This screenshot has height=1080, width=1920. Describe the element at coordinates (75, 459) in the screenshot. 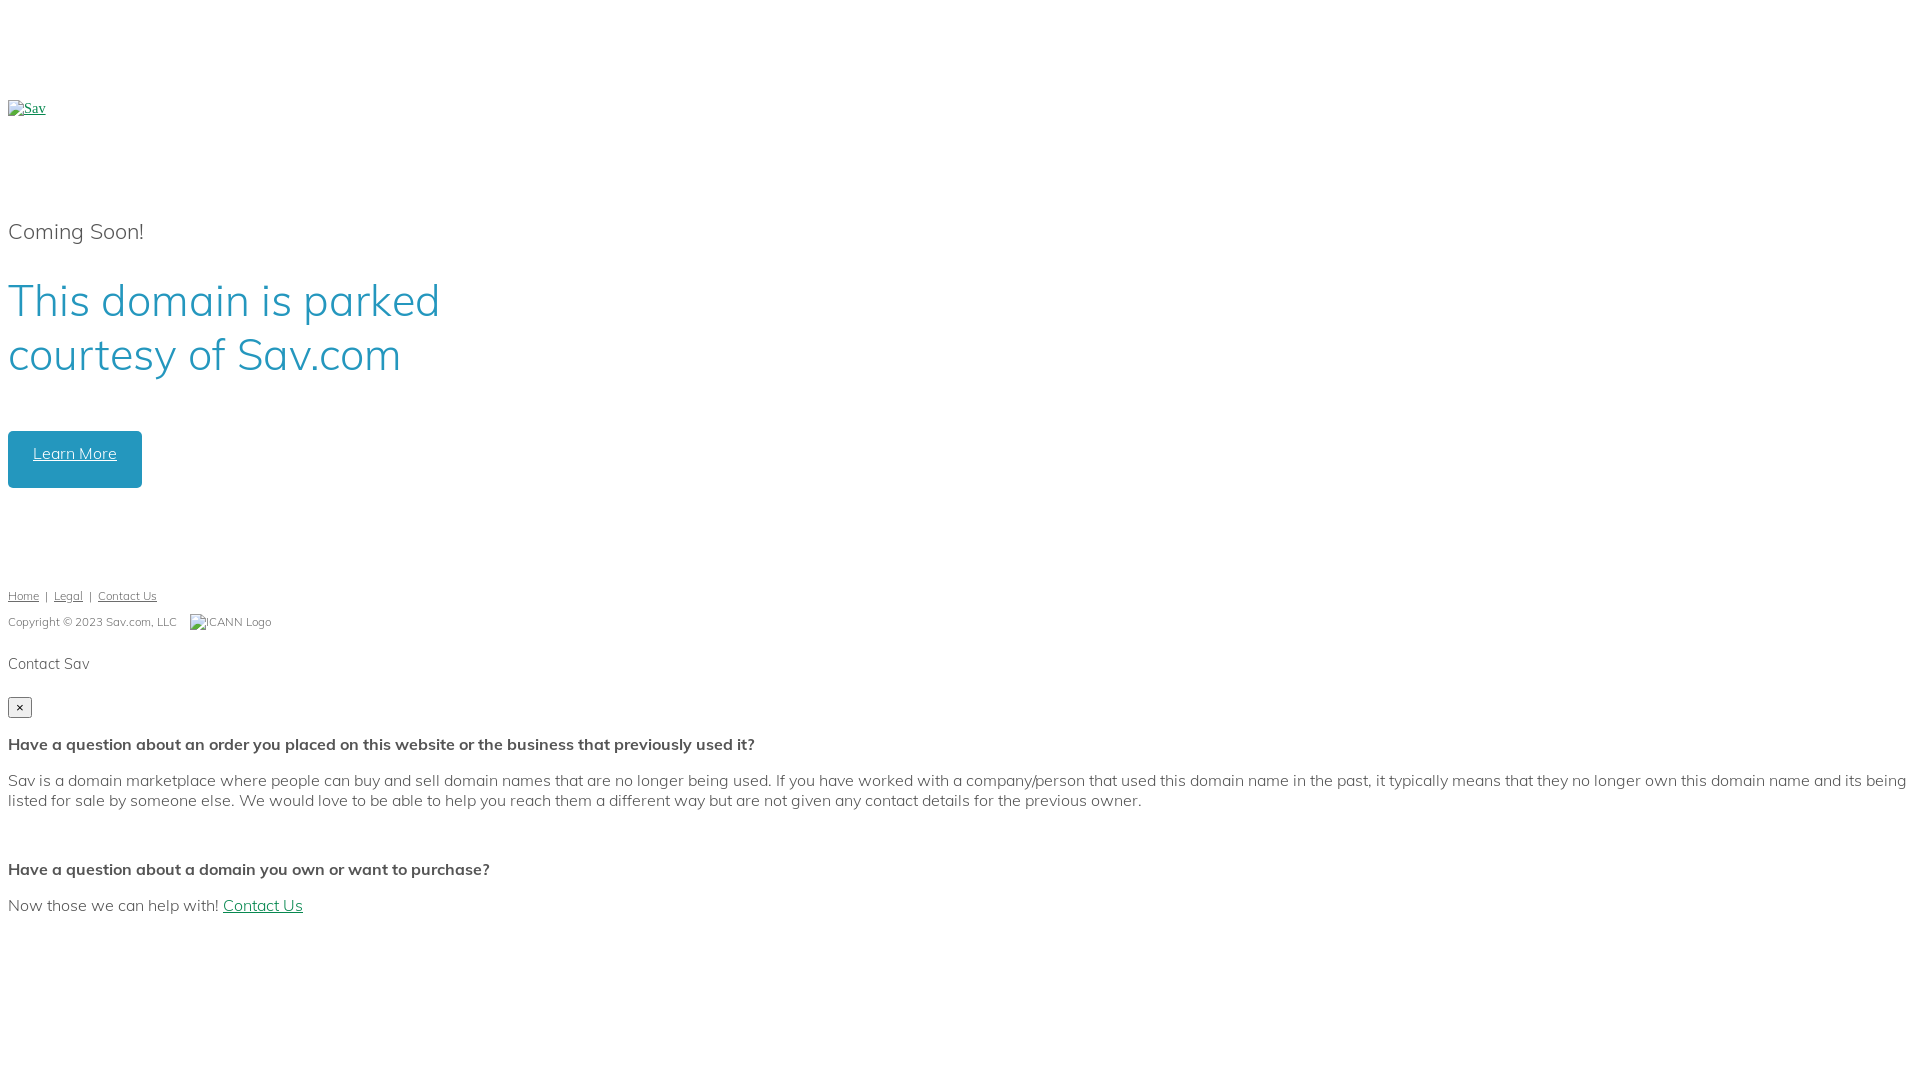

I see `'Learn More'` at that location.